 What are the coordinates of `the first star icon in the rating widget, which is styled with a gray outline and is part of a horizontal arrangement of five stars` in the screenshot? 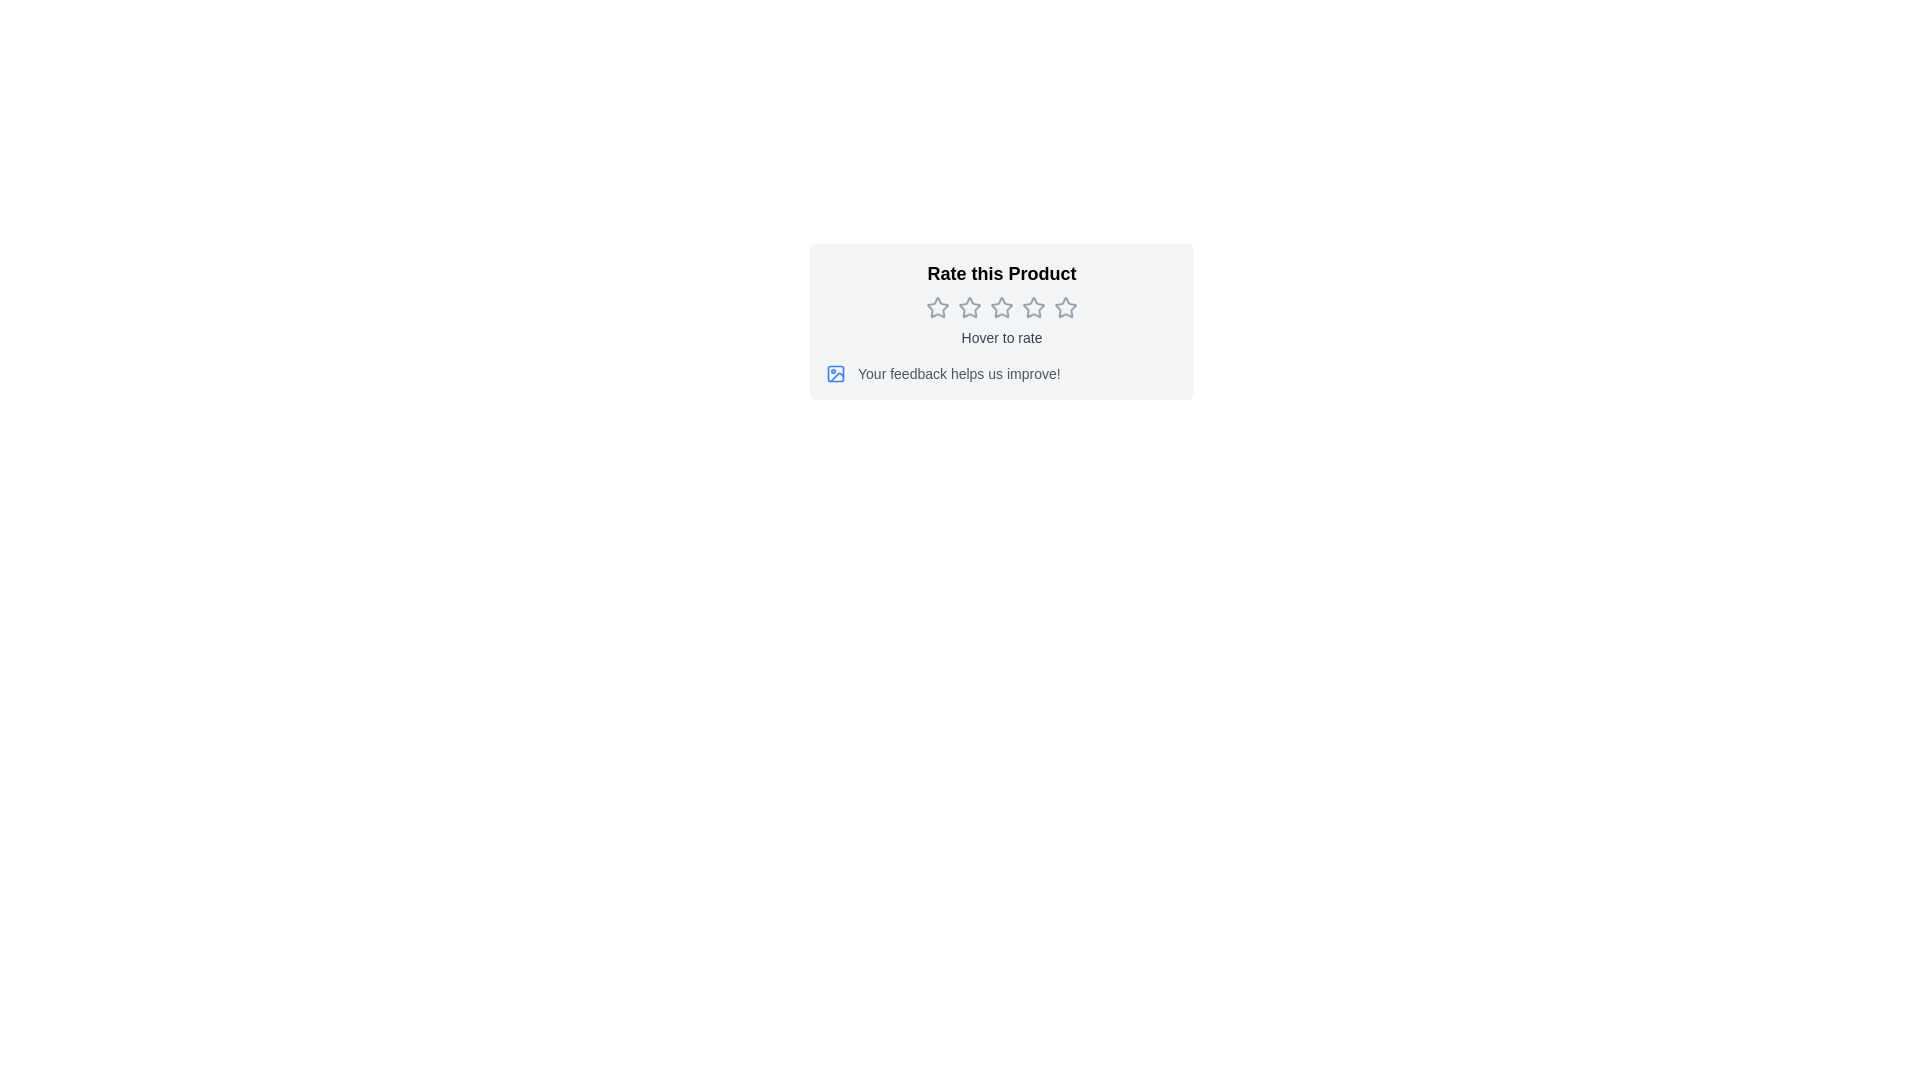 It's located at (936, 307).